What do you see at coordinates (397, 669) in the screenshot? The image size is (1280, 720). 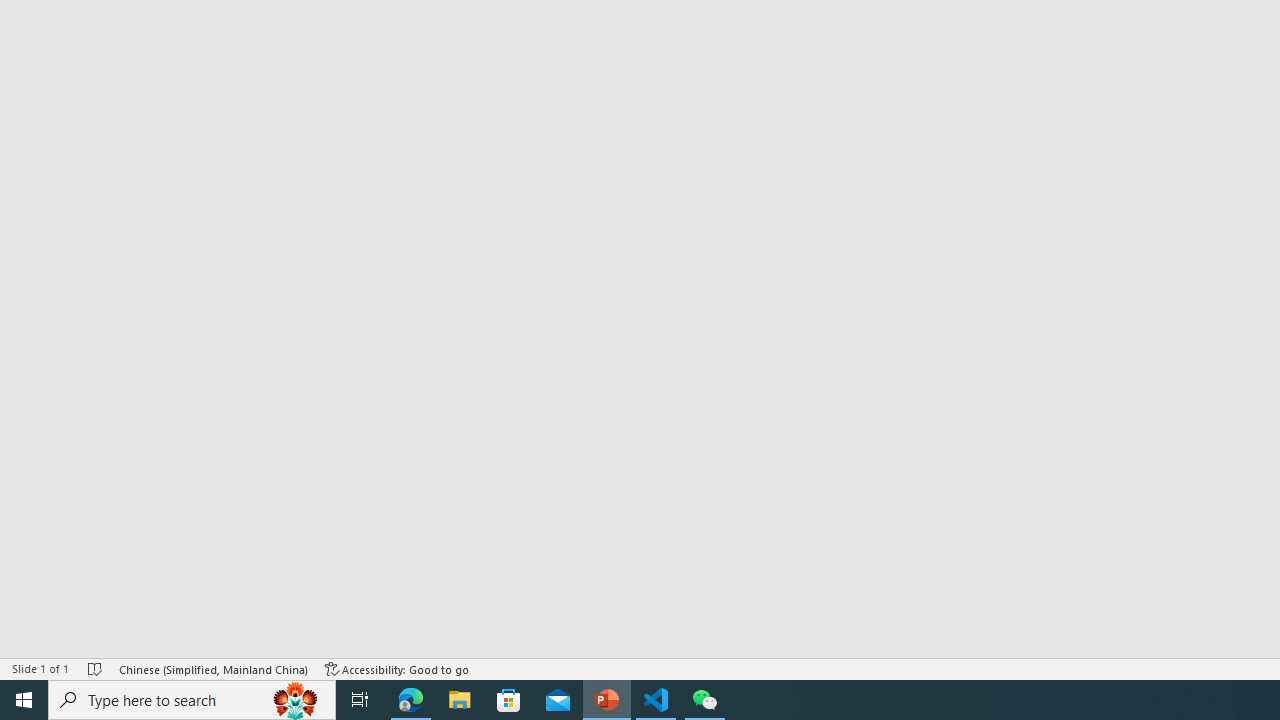 I see `'Accessibility Checker Accessibility: Good to go'` at bounding box center [397, 669].